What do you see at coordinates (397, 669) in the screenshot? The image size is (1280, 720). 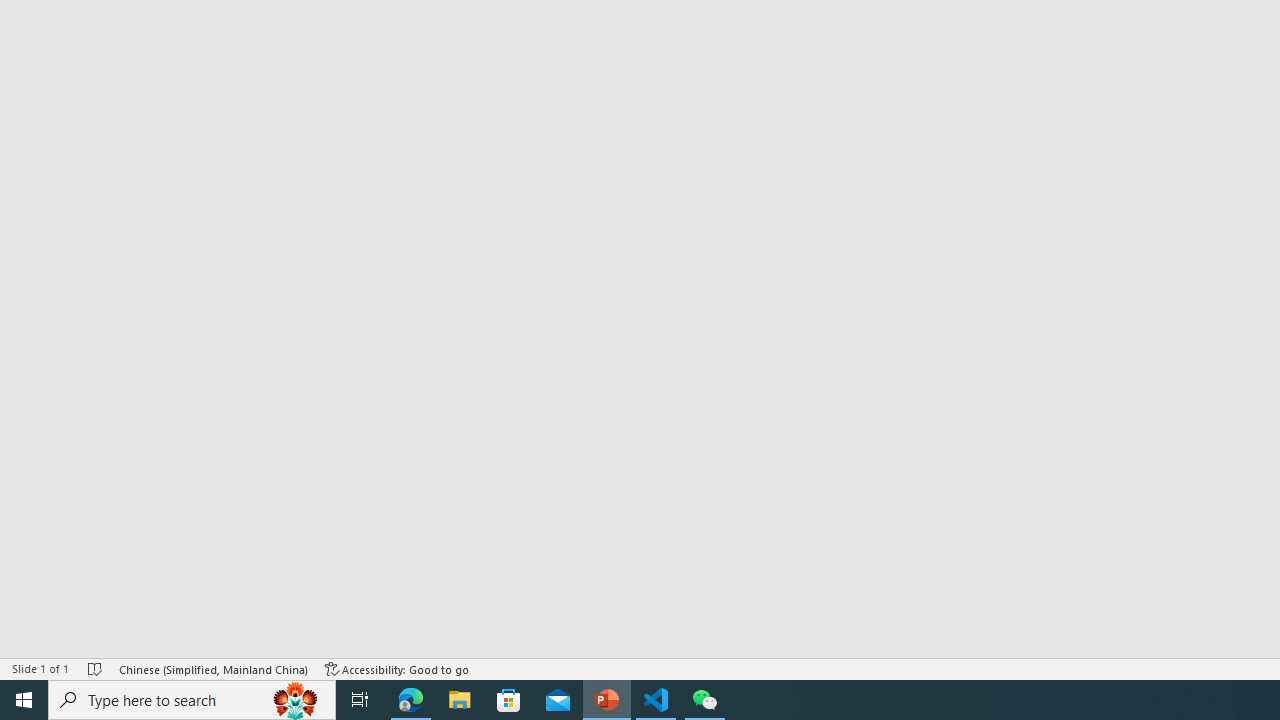 I see `'Accessibility Checker Accessibility: Good to go'` at bounding box center [397, 669].